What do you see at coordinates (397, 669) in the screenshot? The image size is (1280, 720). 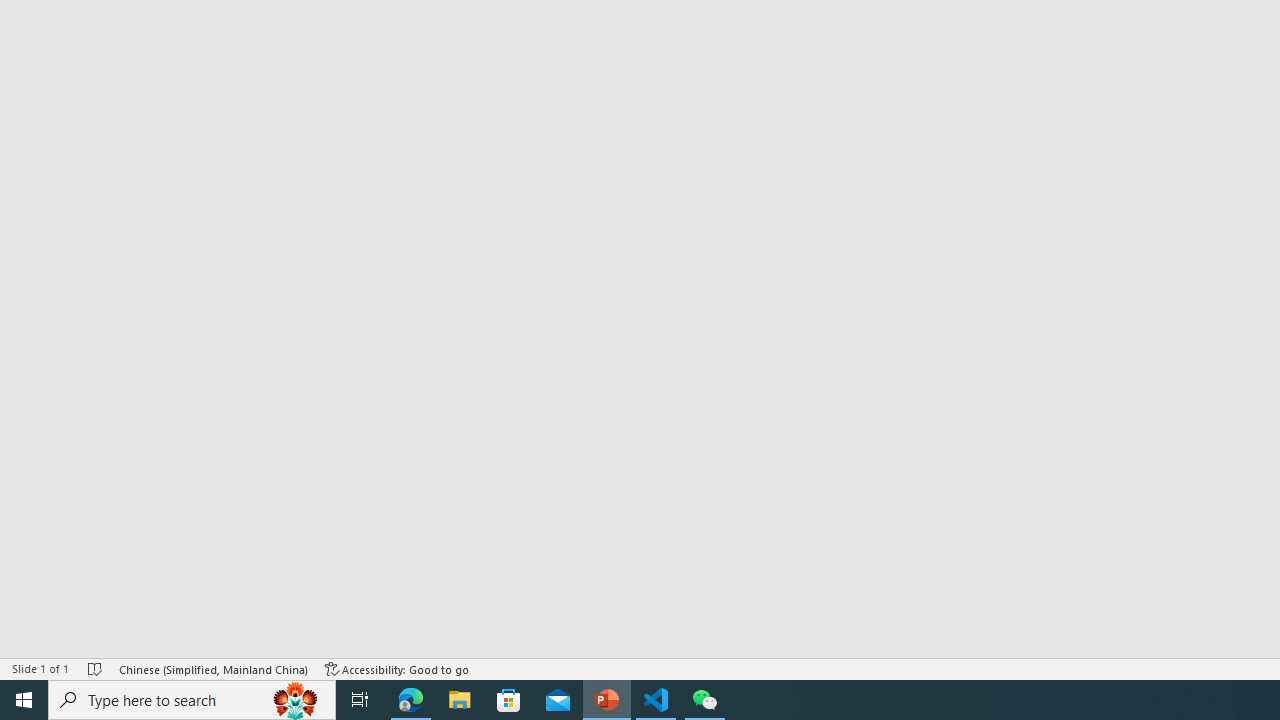 I see `'Accessibility Checker Accessibility: Good to go'` at bounding box center [397, 669].